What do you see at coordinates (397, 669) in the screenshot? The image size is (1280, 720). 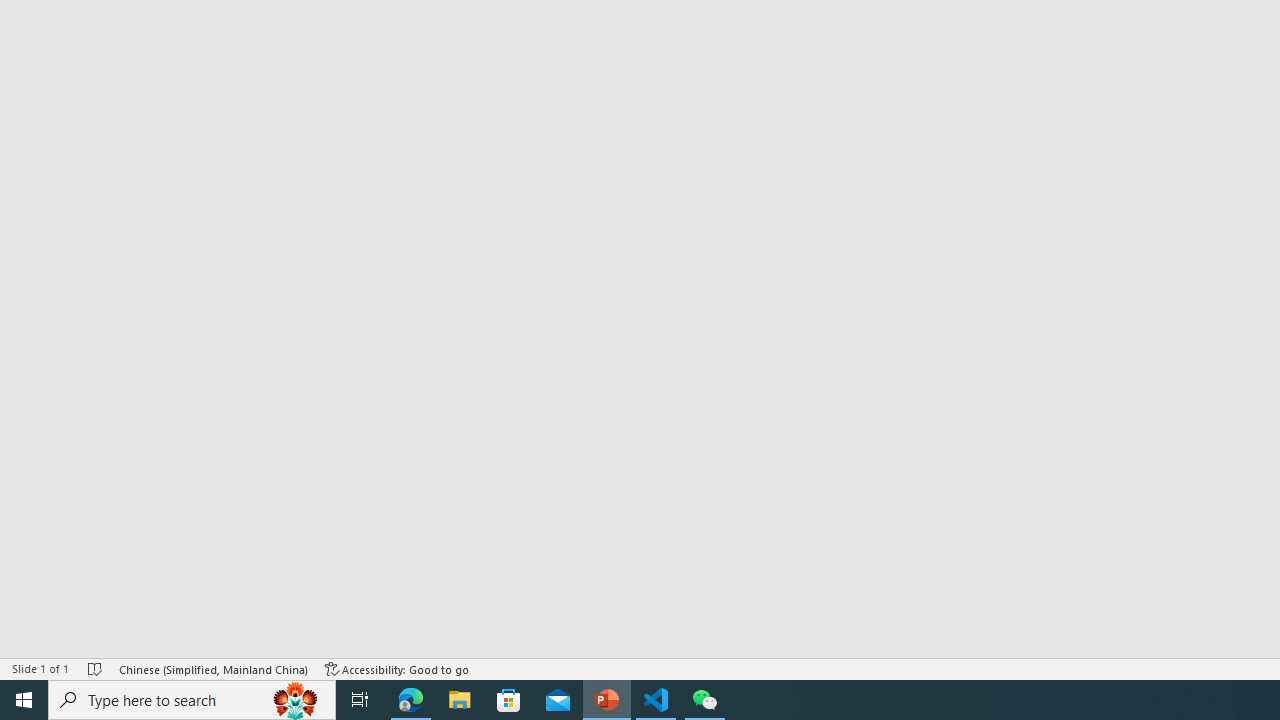 I see `'Accessibility Checker Accessibility: Good to go'` at bounding box center [397, 669].